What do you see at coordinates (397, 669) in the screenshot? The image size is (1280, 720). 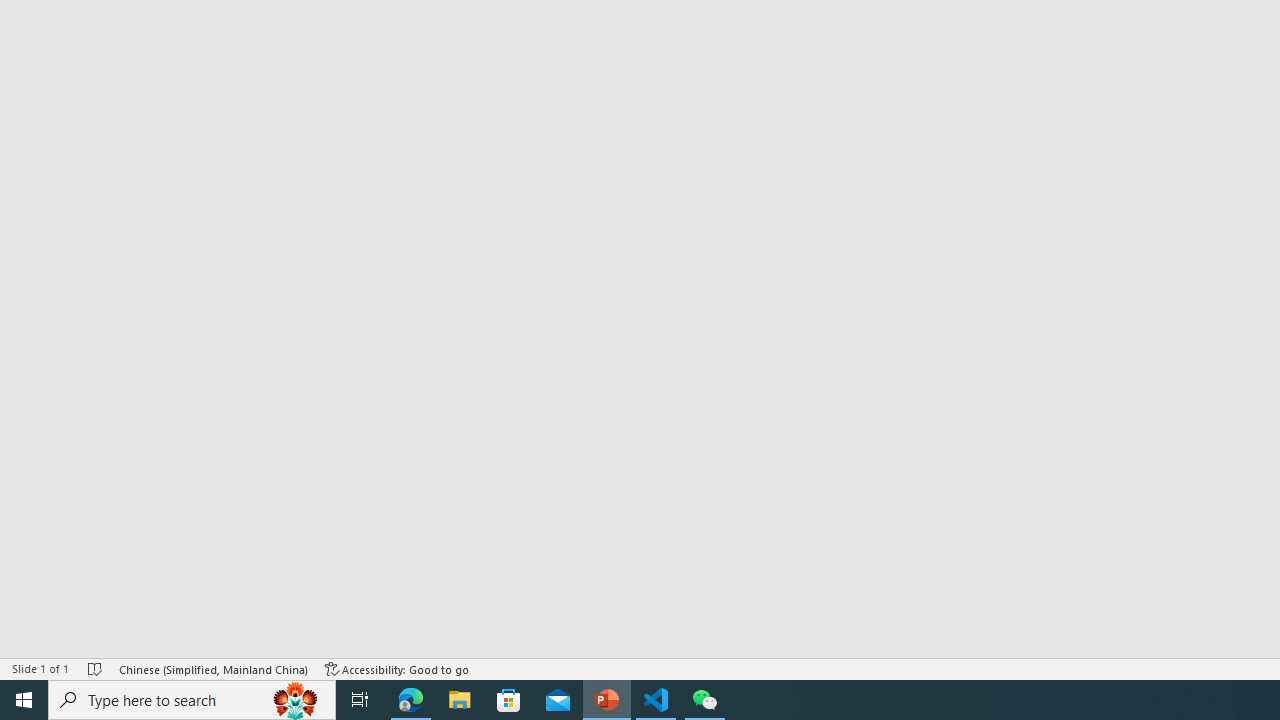 I see `'Accessibility Checker Accessibility: Good to go'` at bounding box center [397, 669].